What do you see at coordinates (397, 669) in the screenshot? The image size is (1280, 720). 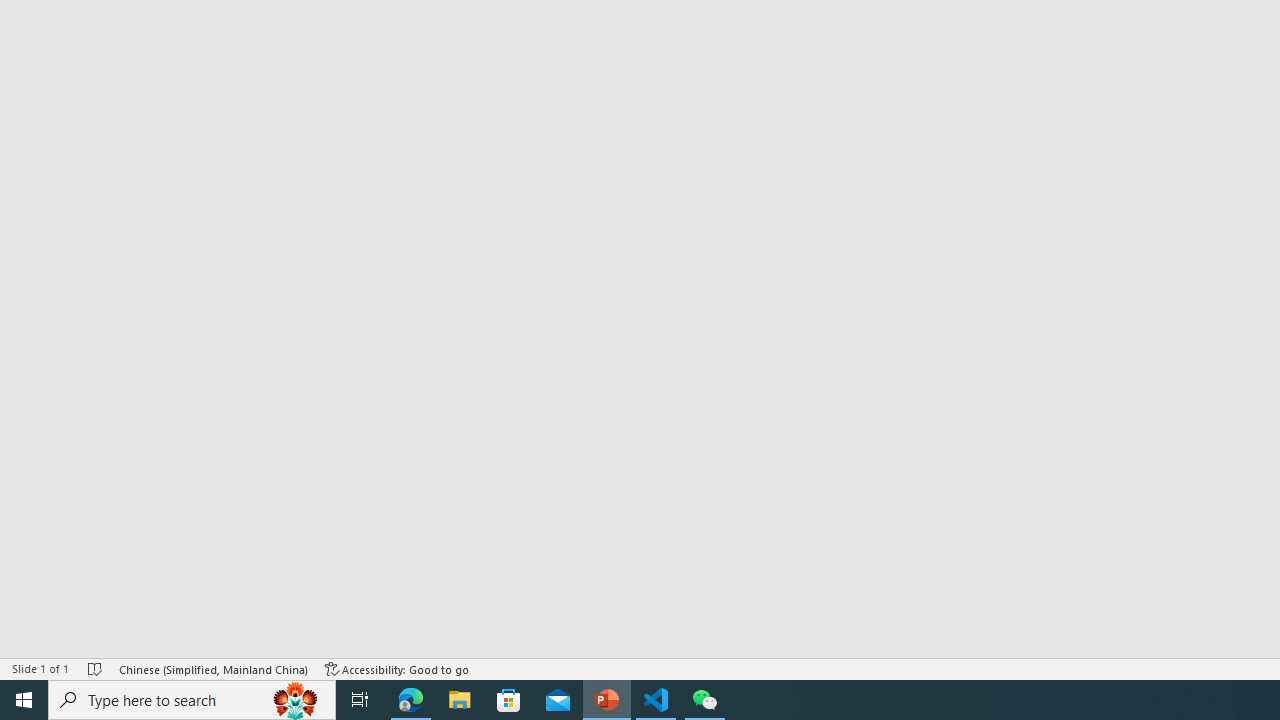 I see `'Accessibility Checker Accessibility: Good to go'` at bounding box center [397, 669].